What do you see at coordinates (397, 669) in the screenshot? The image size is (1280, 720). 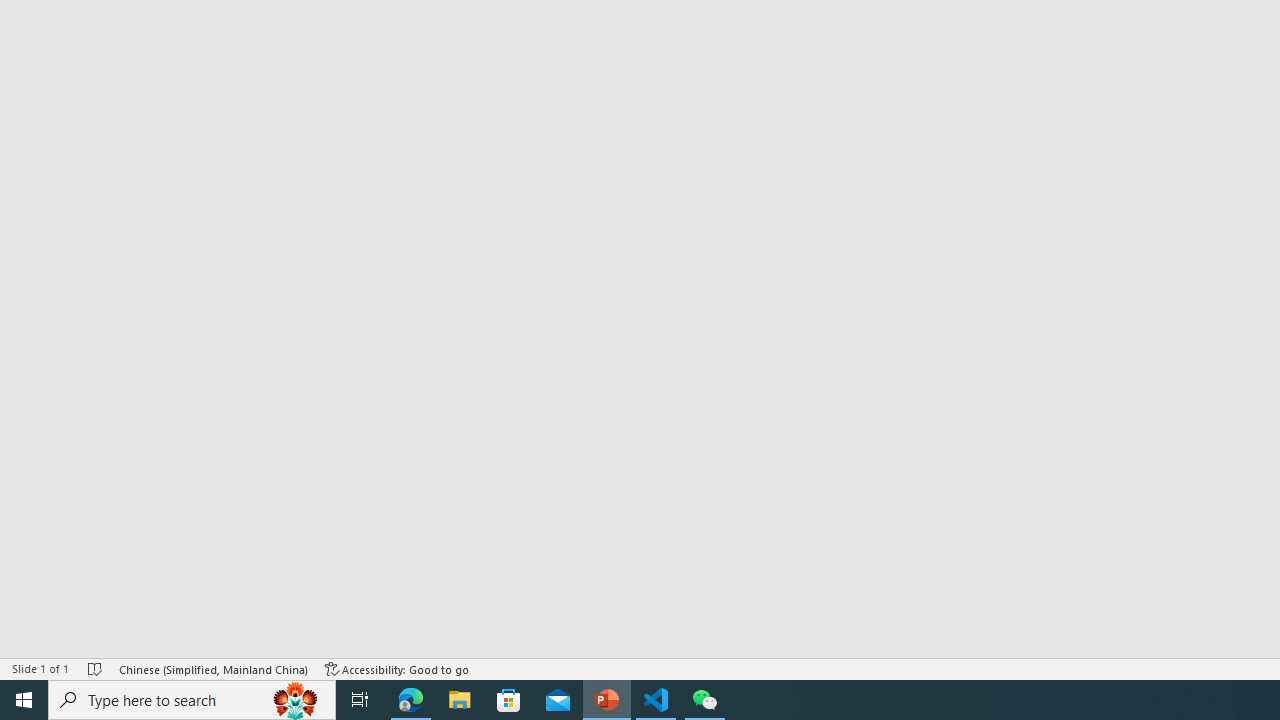 I see `'Accessibility Checker Accessibility: Good to go'` at bounding box center [397, 669].